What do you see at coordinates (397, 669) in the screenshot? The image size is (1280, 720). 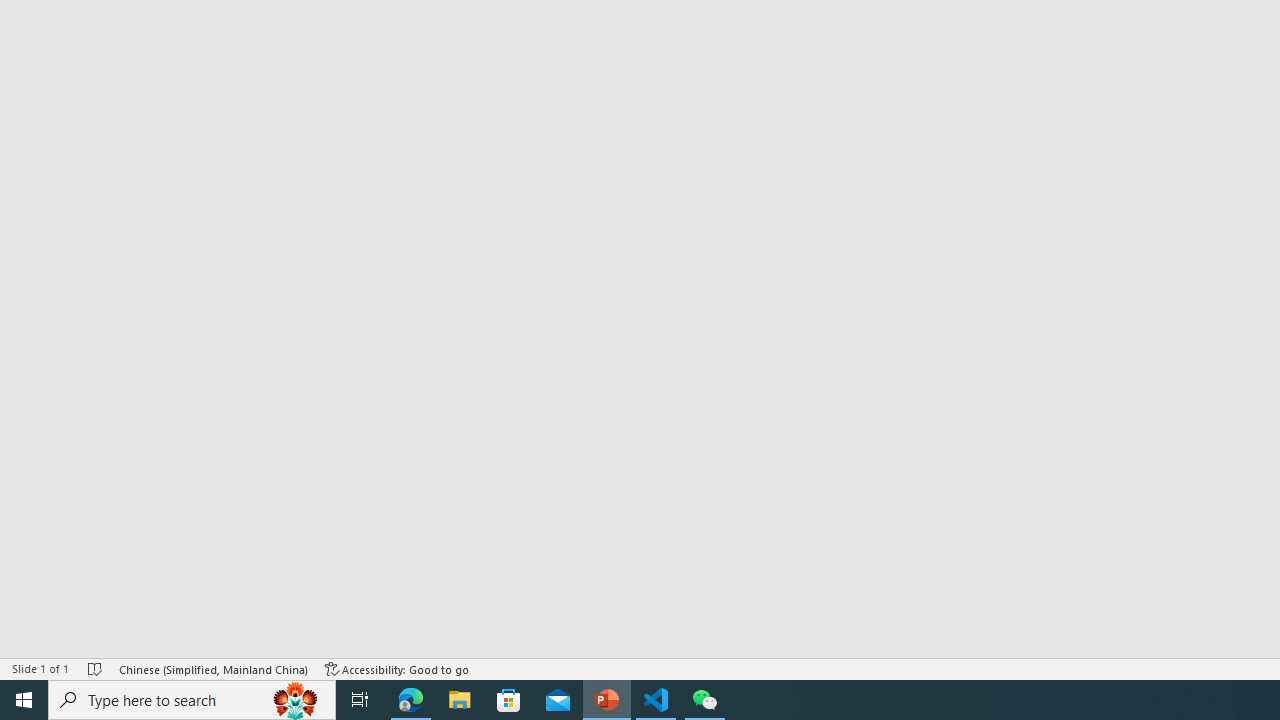 I see `'Accessibility Checker Accessibility: Good to go'` at bounding box center [397, 669].